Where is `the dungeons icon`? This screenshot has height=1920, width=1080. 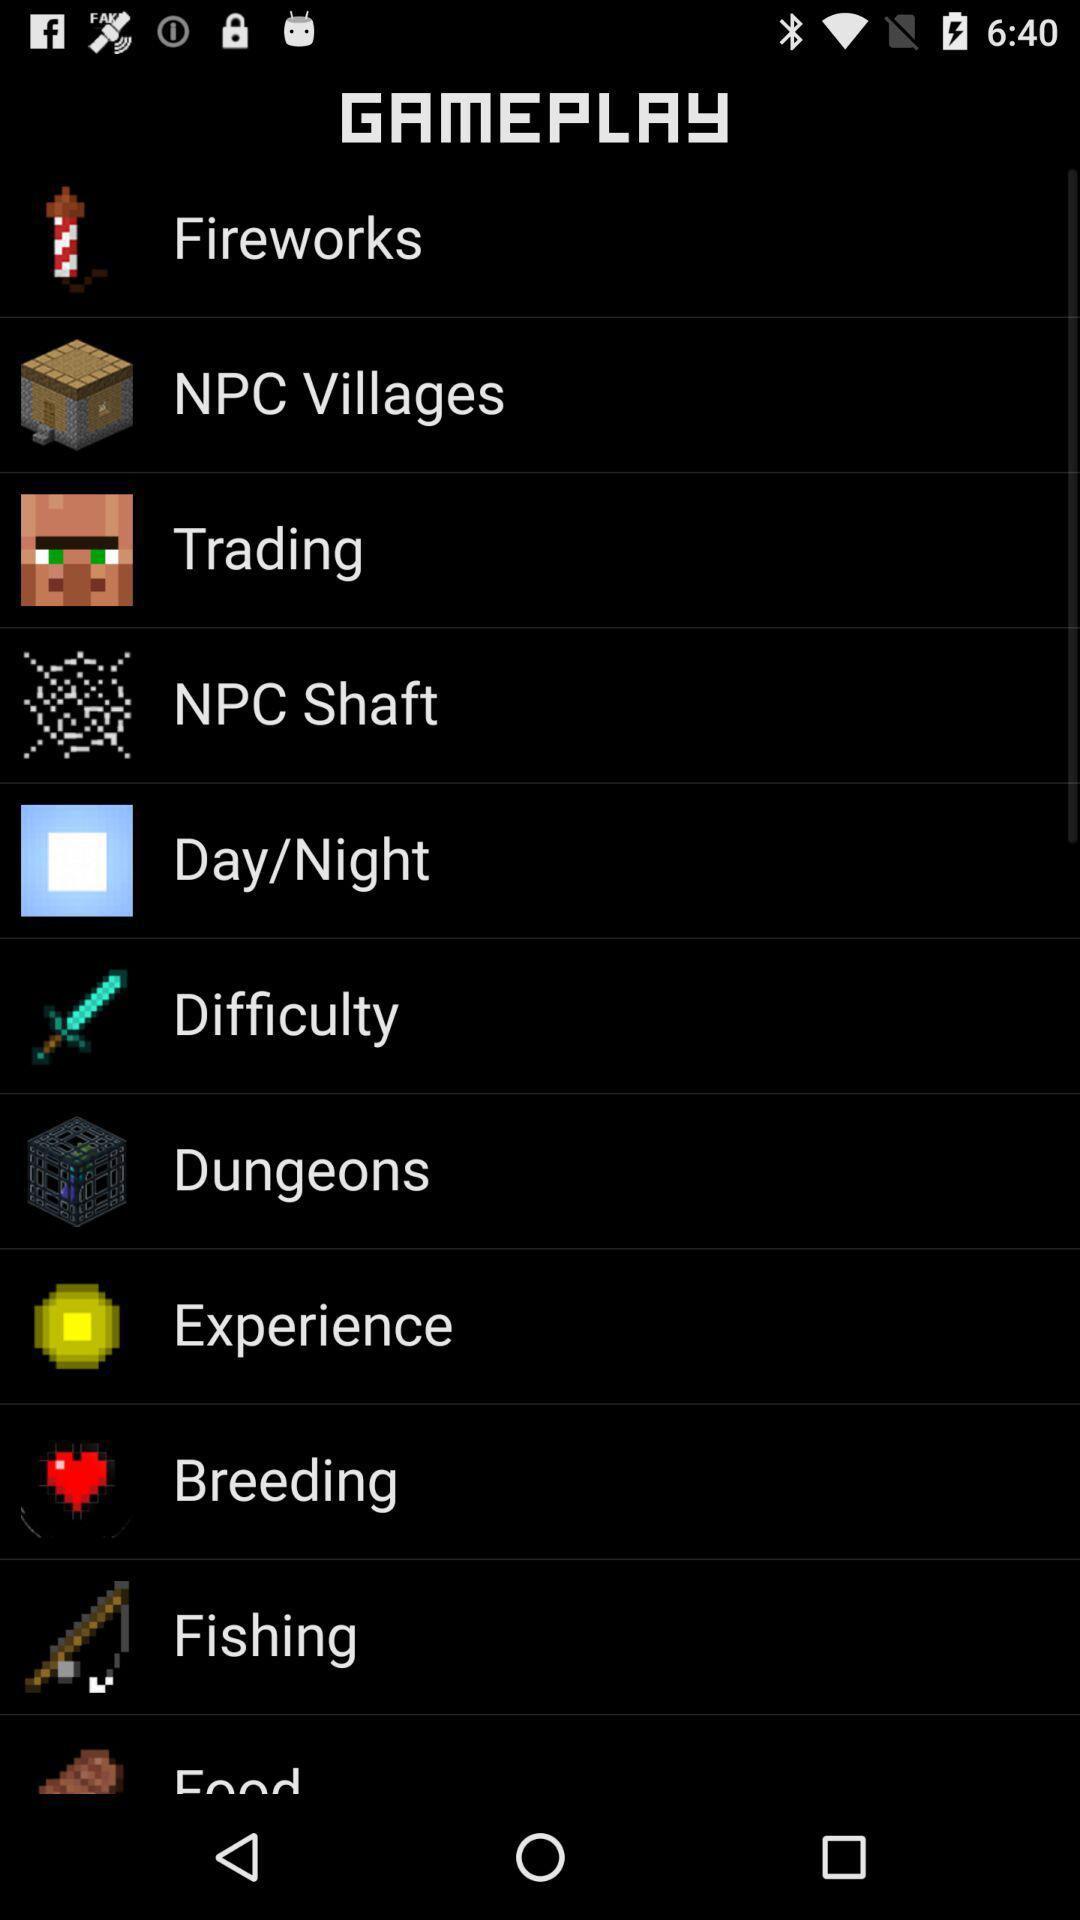
the dungeons icon is located at coordinates (301, 1167).